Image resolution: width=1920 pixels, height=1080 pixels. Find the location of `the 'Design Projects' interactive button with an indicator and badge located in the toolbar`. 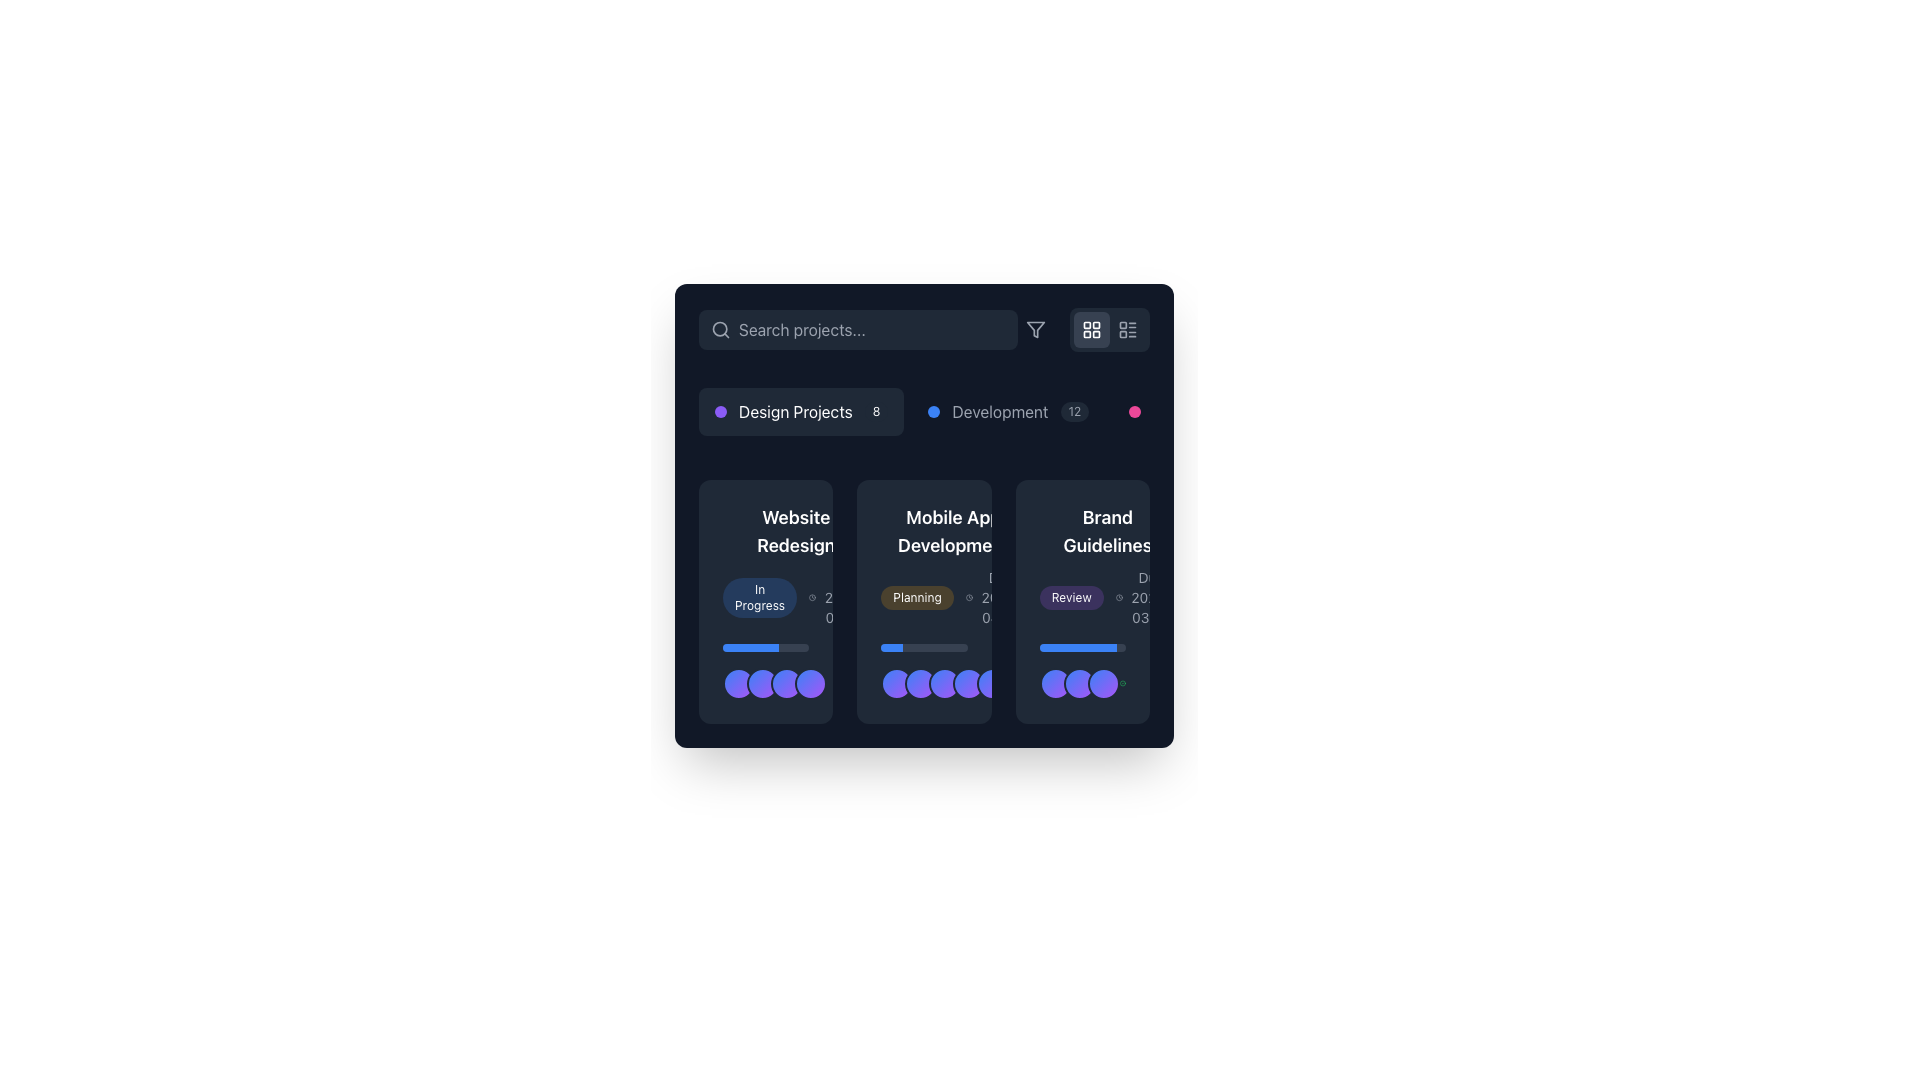

the 'Design Projects' interactive button with an indicator and badge located in the toolbar is located at coordinates (801, 411).